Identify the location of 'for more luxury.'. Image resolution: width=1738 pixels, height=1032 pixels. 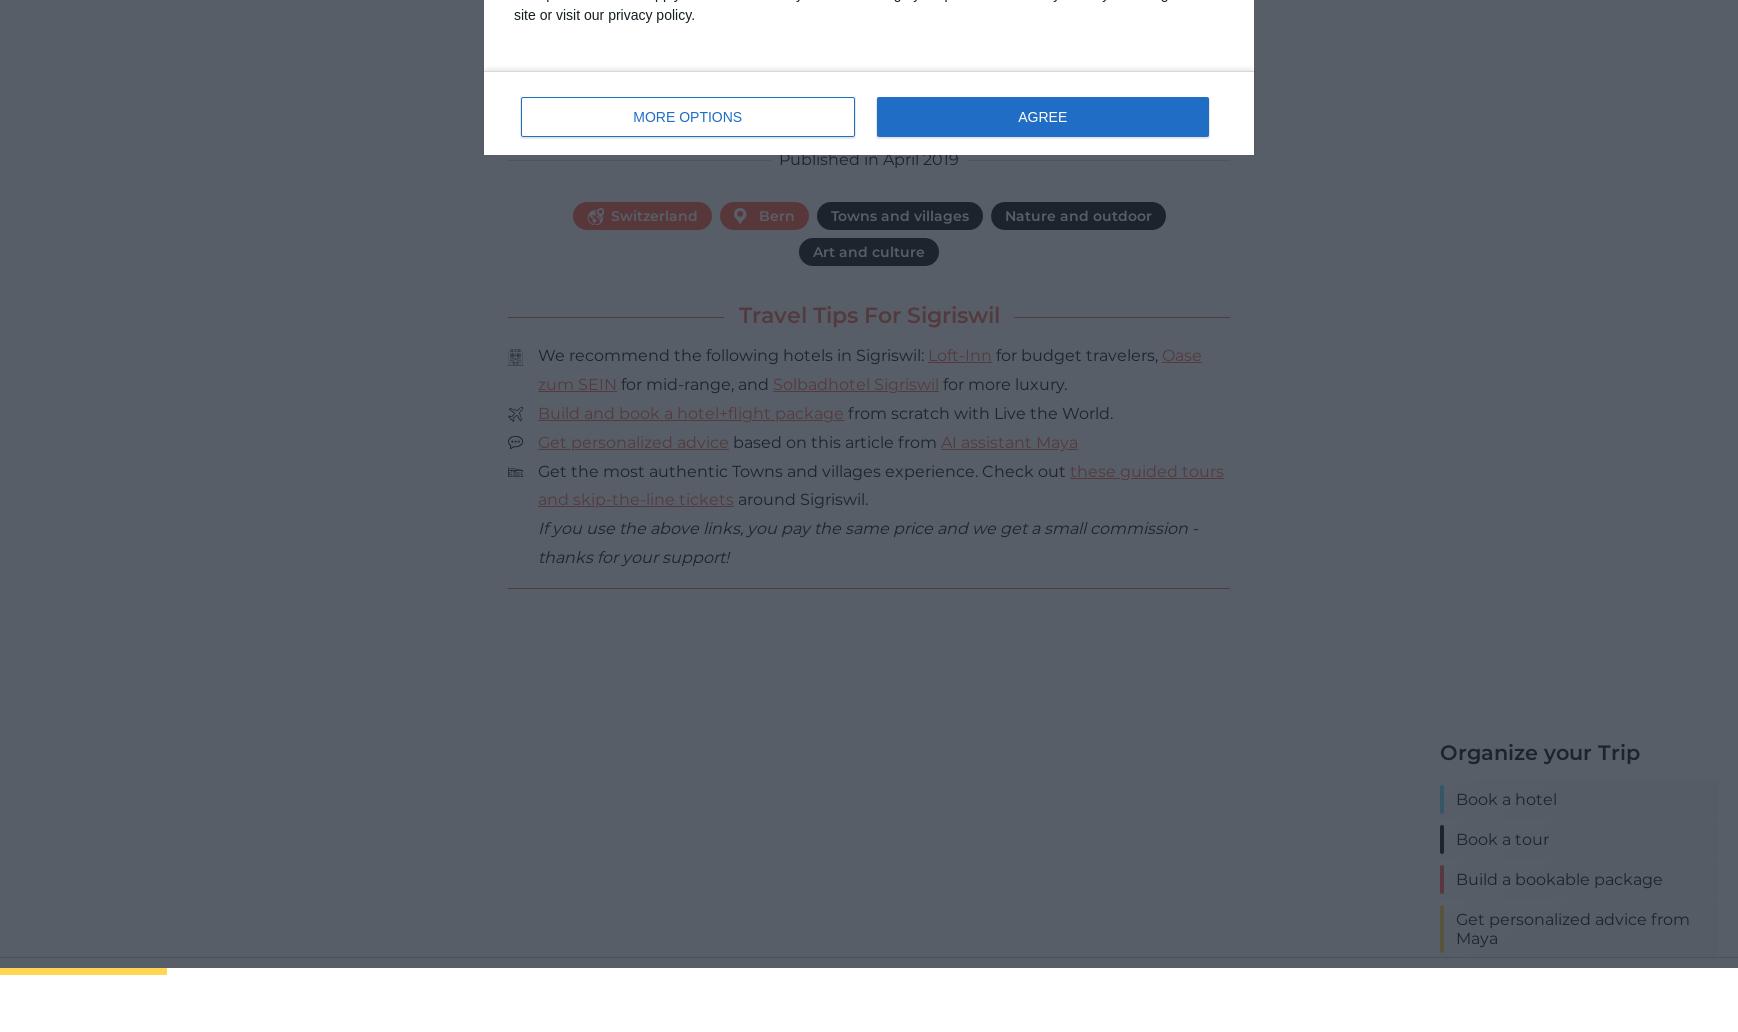
(1001, 384).